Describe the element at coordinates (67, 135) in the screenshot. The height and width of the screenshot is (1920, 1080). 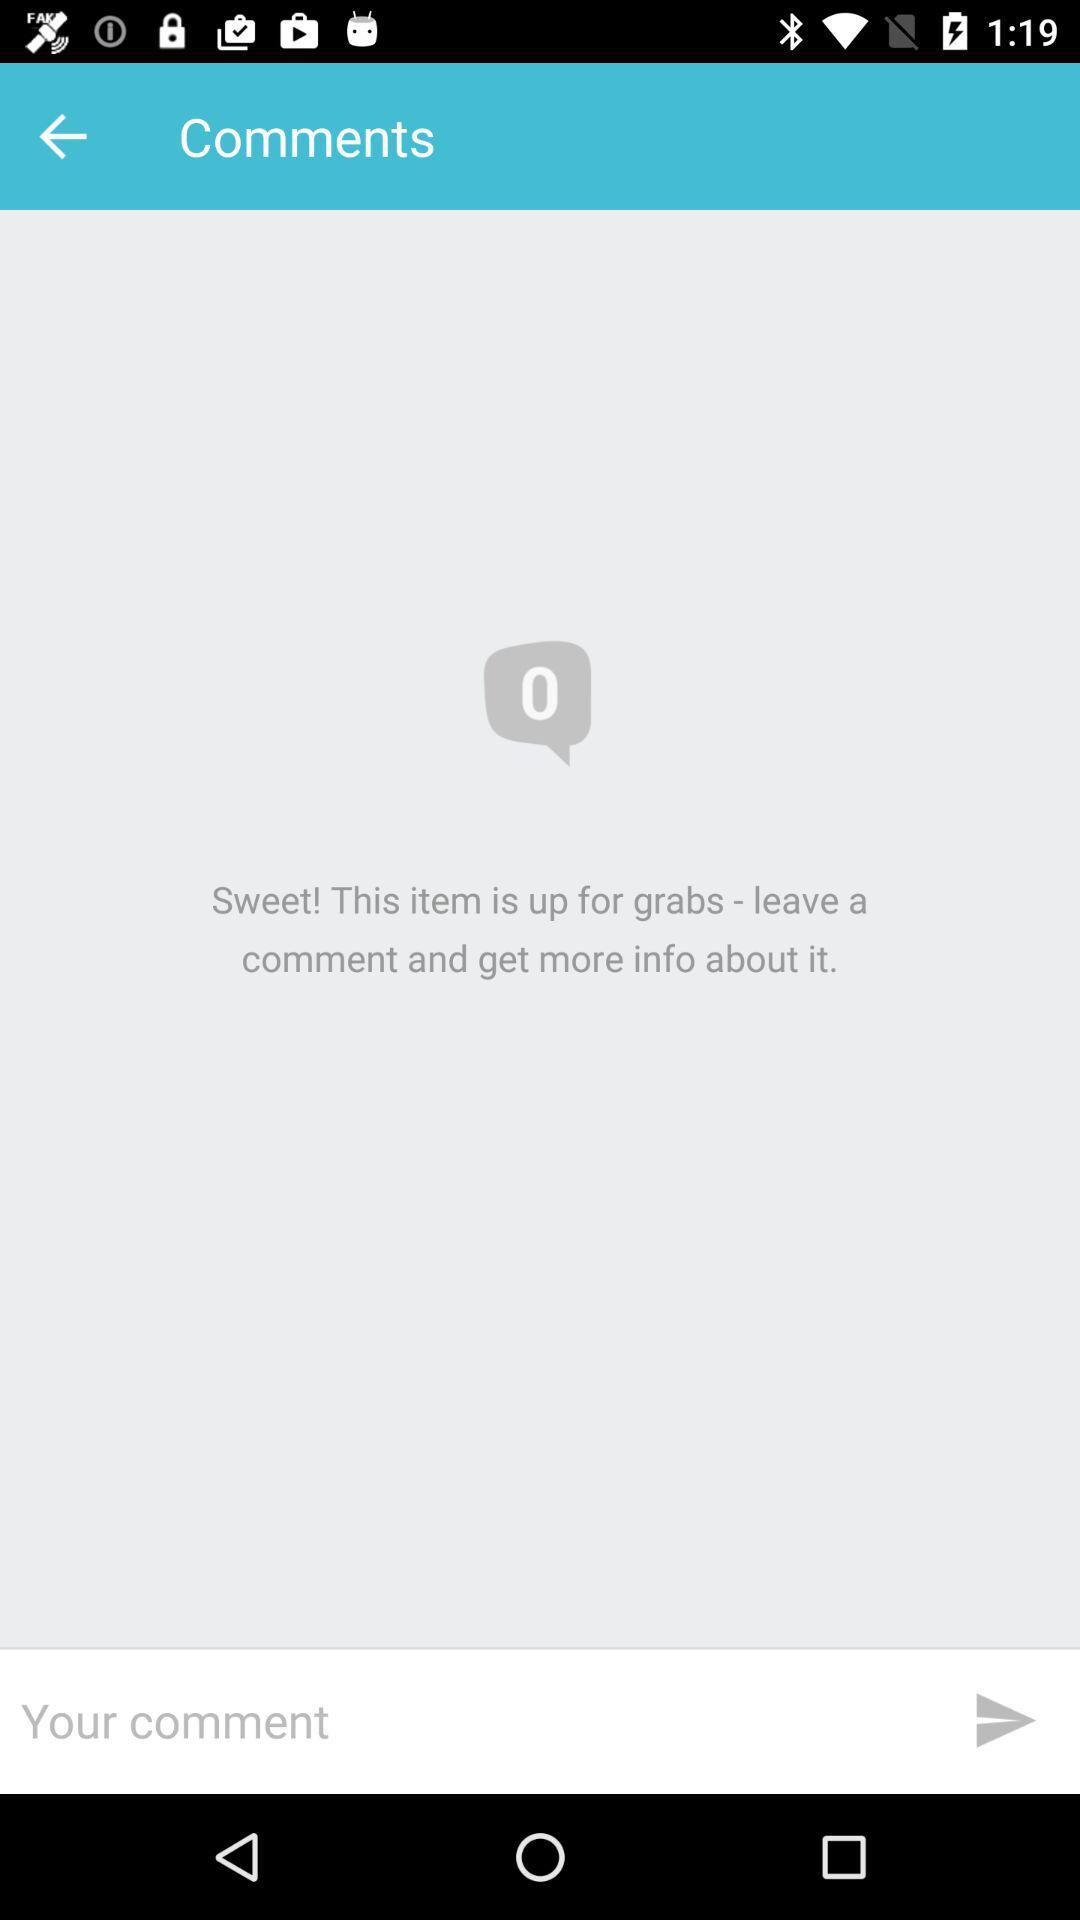
I see `icon to the left of the comments item` at that location.